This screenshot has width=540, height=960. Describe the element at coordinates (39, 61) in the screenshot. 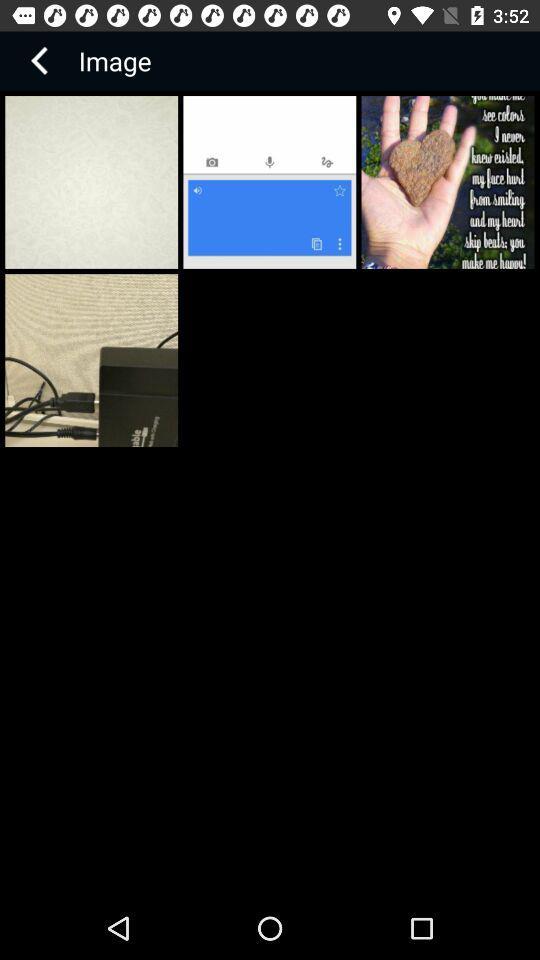

I see `the arrow_backward icon` at that location.